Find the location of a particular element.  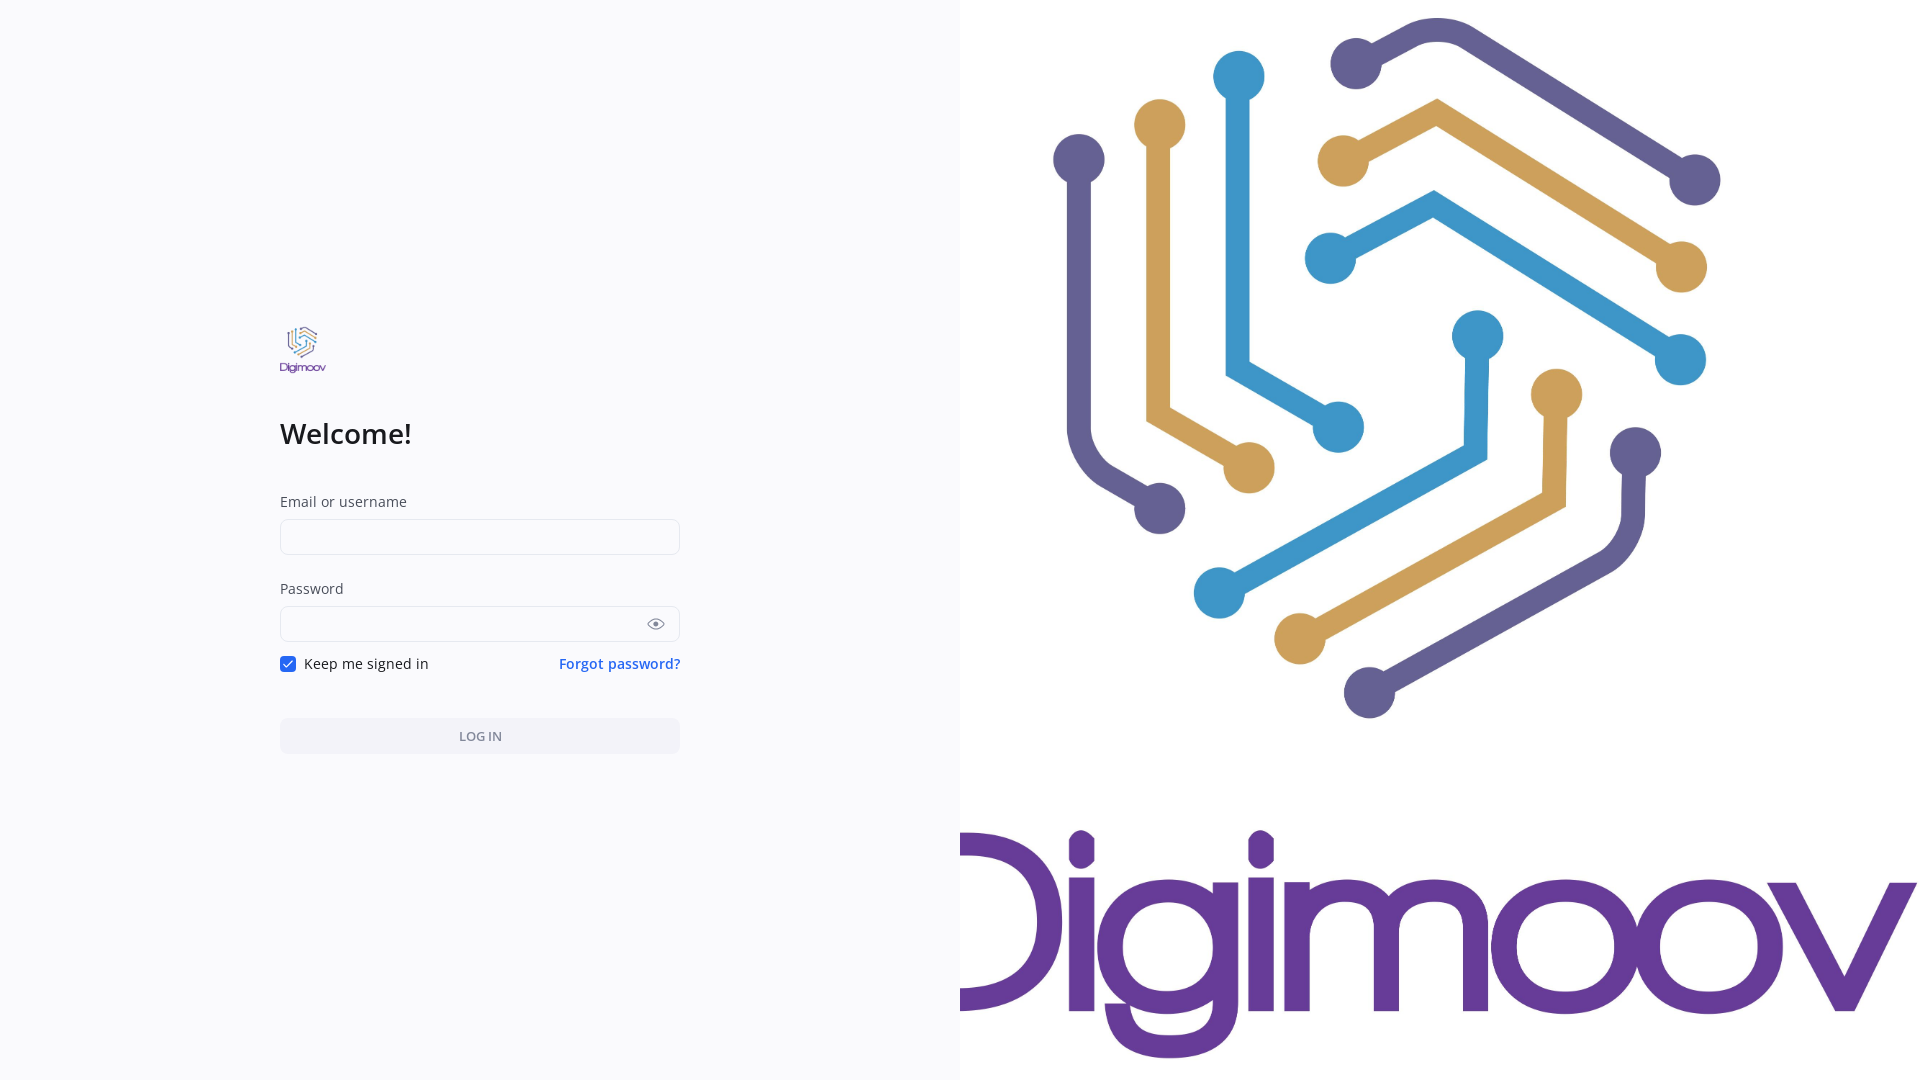

'LOG IN' is located at coordinates (480, 736).